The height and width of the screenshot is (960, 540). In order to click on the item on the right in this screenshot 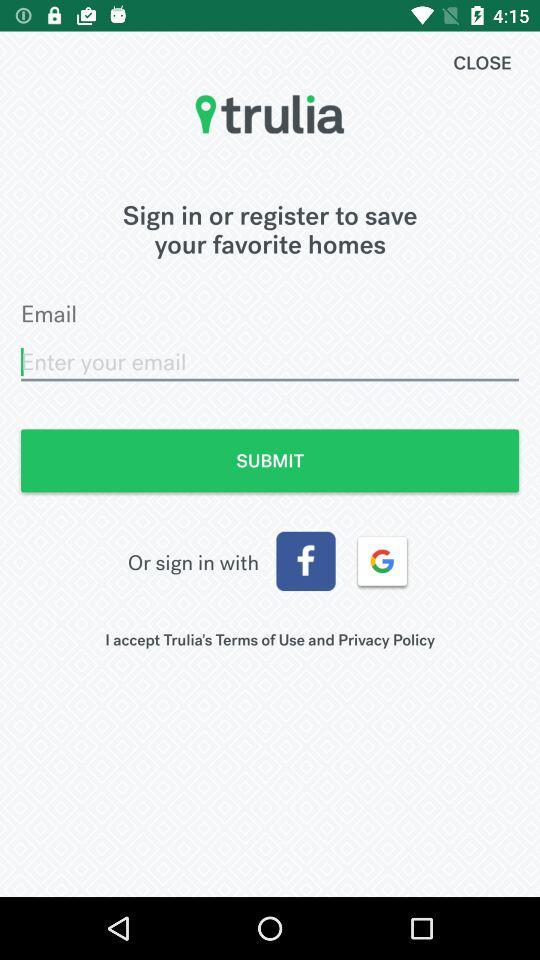, I will do `click(382, 561)`.